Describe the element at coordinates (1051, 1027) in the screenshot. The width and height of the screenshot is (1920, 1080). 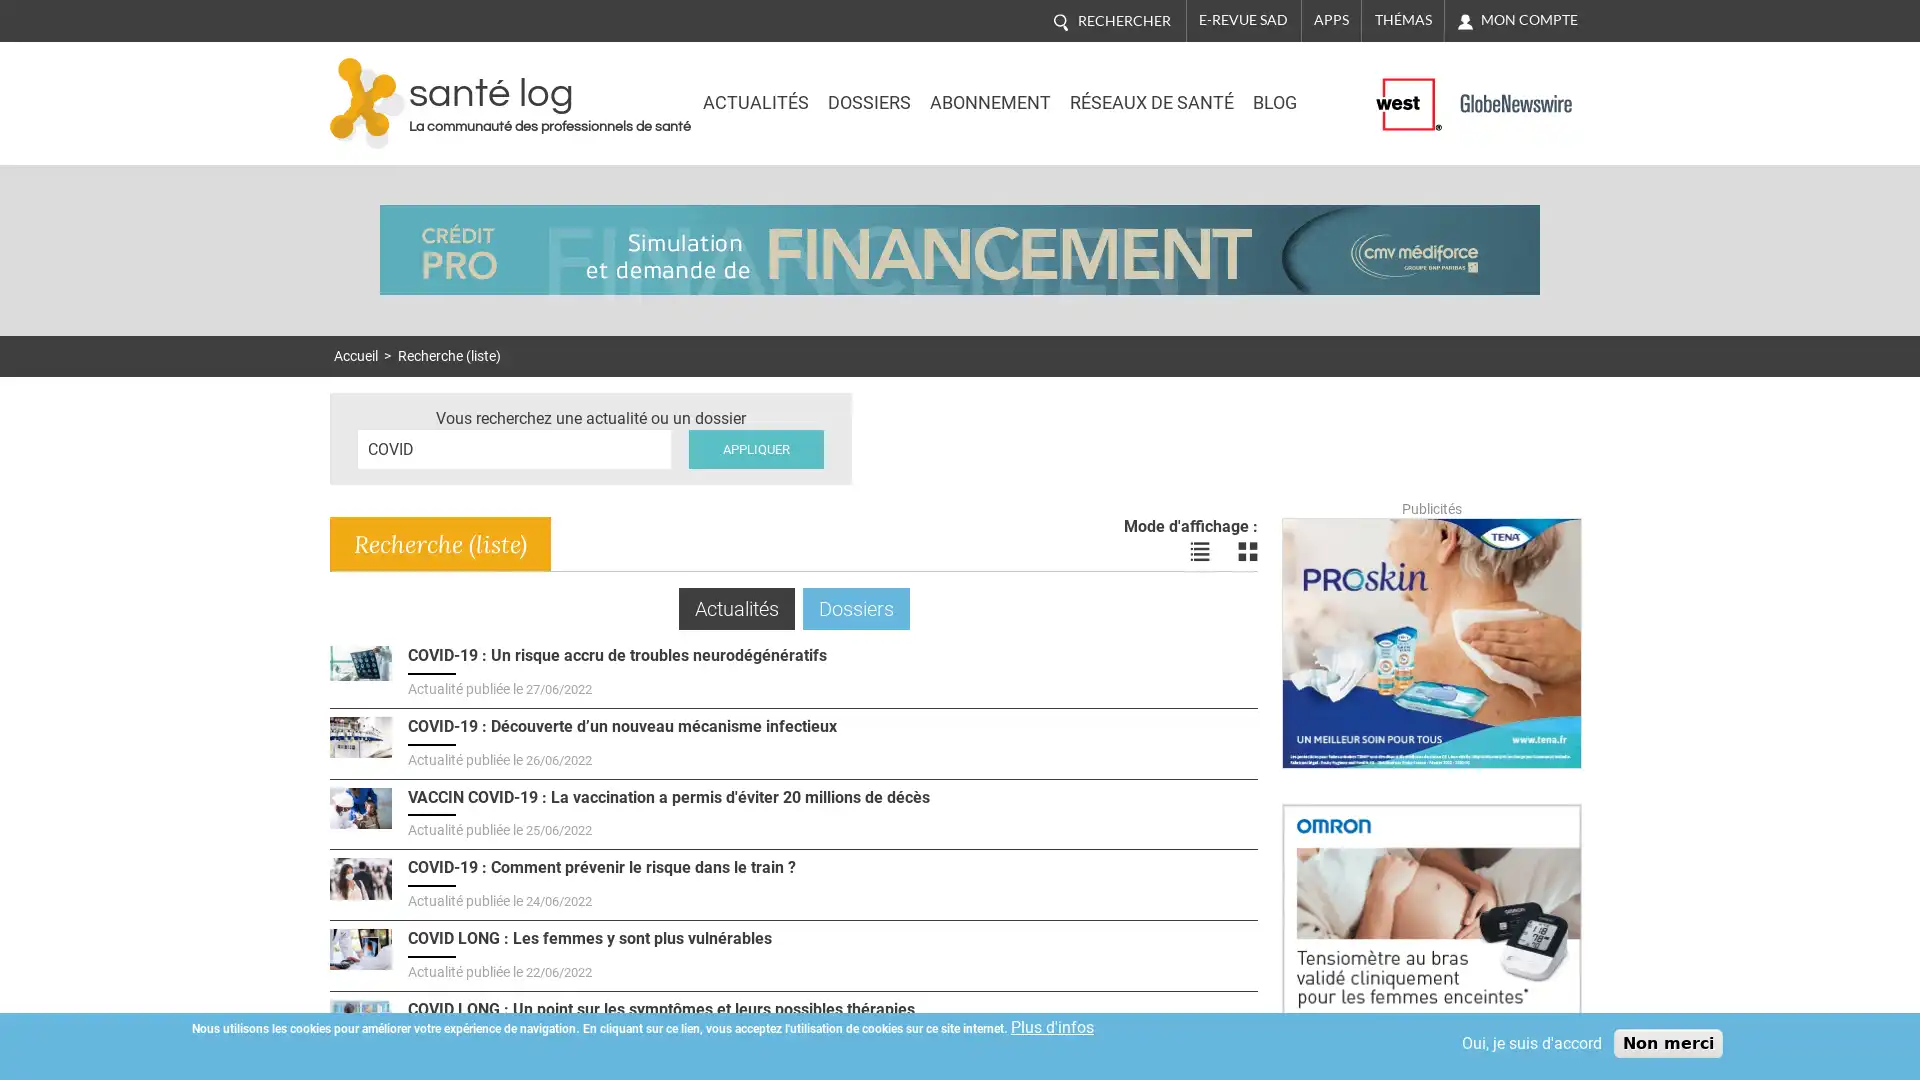
I see `Plus d'infos` at that location.